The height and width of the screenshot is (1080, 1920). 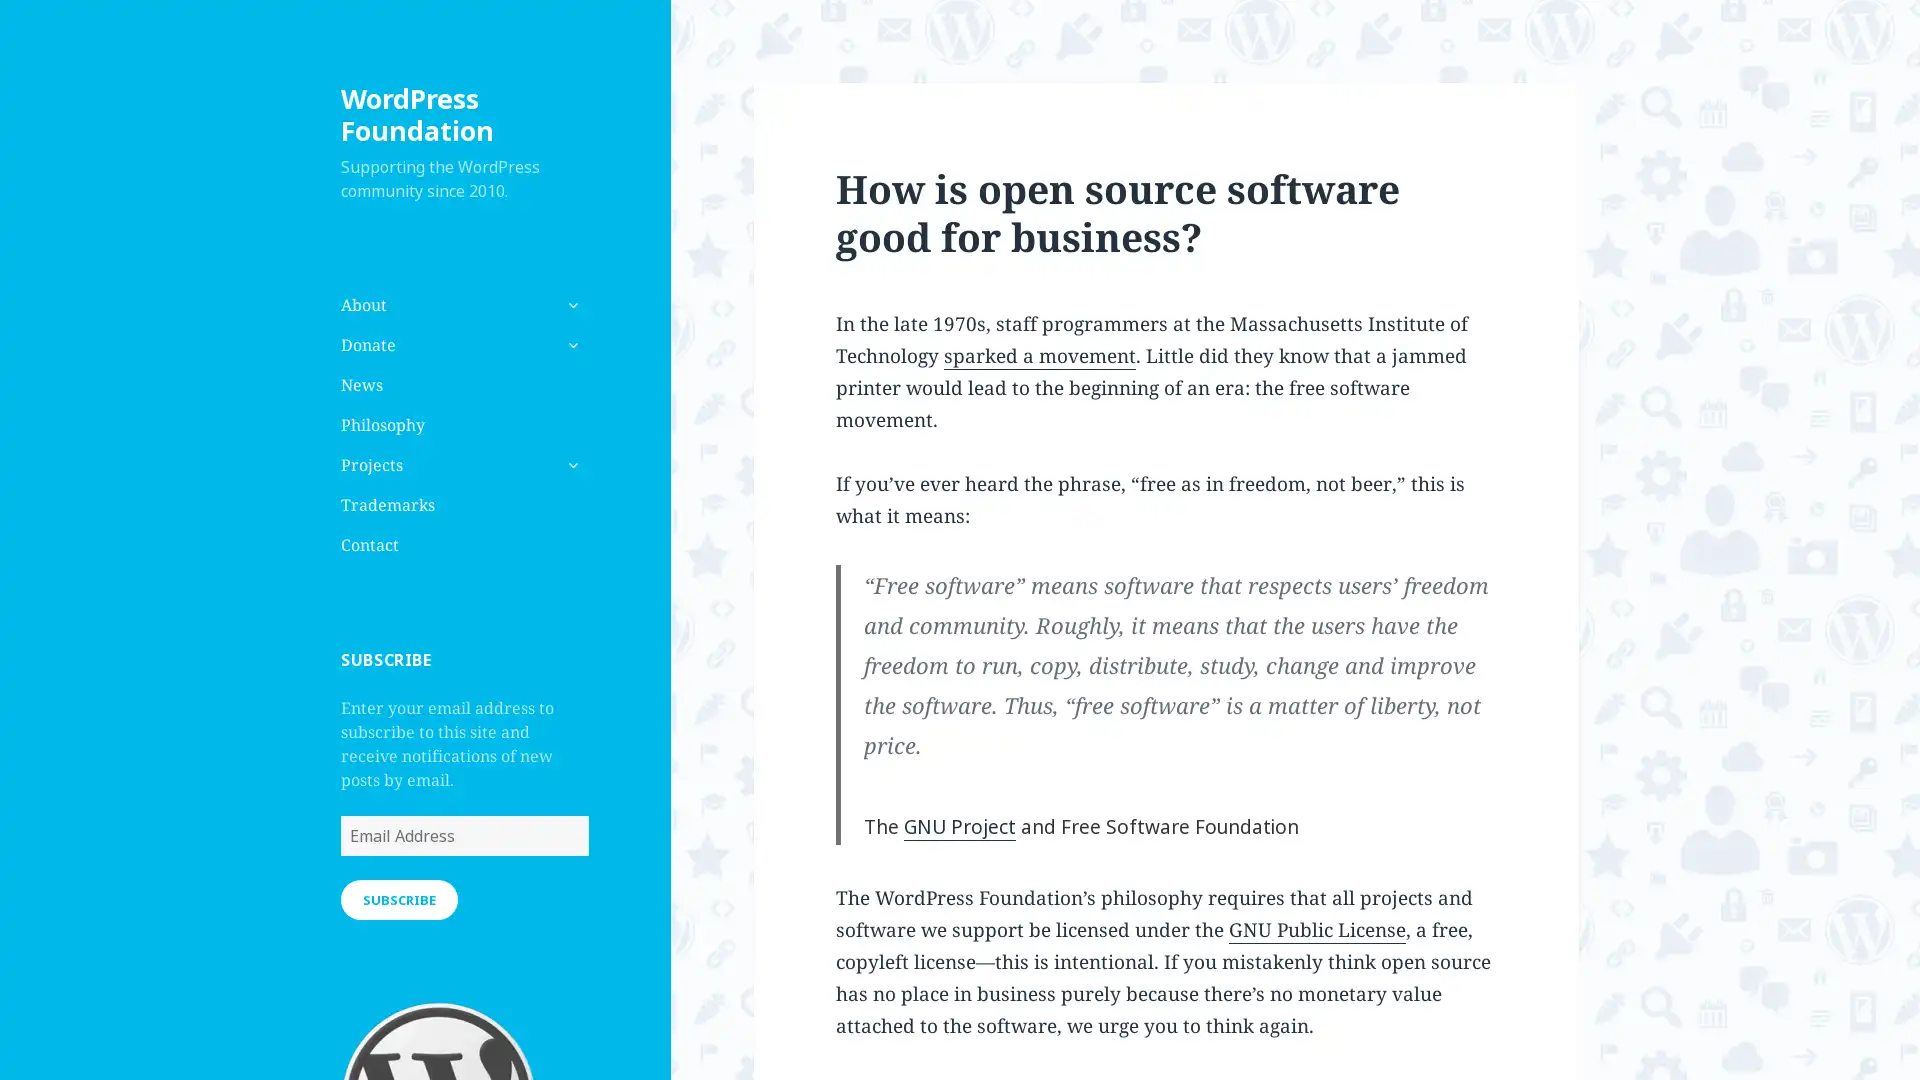 I want to click on SUBSCRIBE, so click(x=398, y=897).